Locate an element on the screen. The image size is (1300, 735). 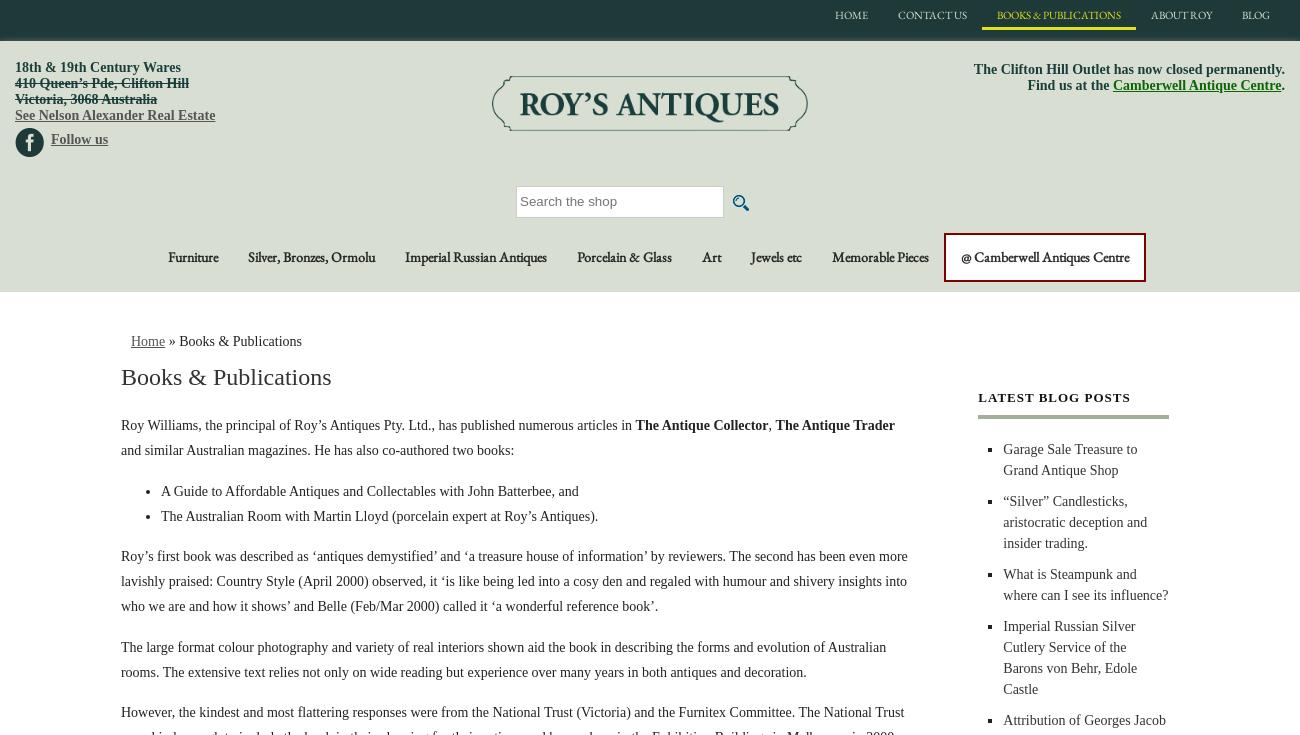
'Camberwell Antique Centre' is located at coordinates (1195, 85).